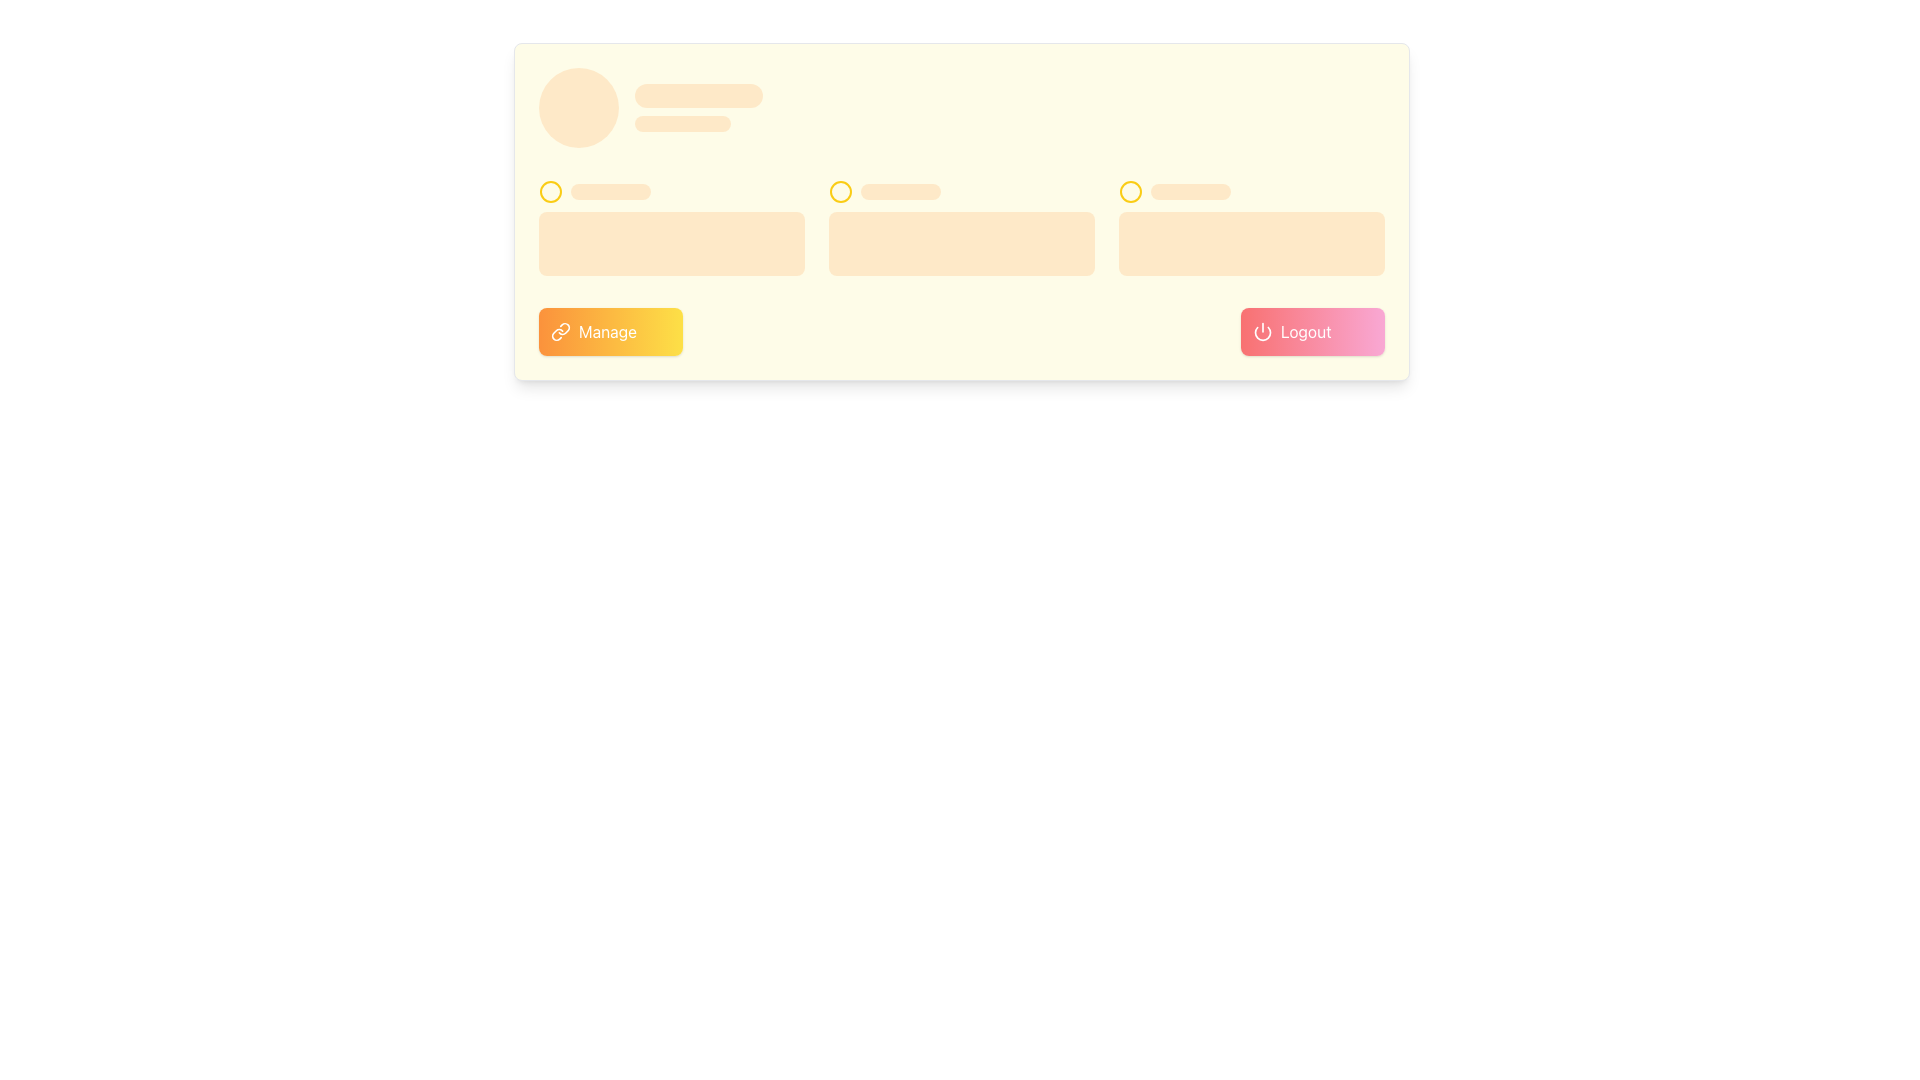  Describe the element at coordinates (607, 330) in the screenshot. I see `text content of the 'Manage' button, which is styled in white color and integrated within a yellow-orange rounded button` at that location.